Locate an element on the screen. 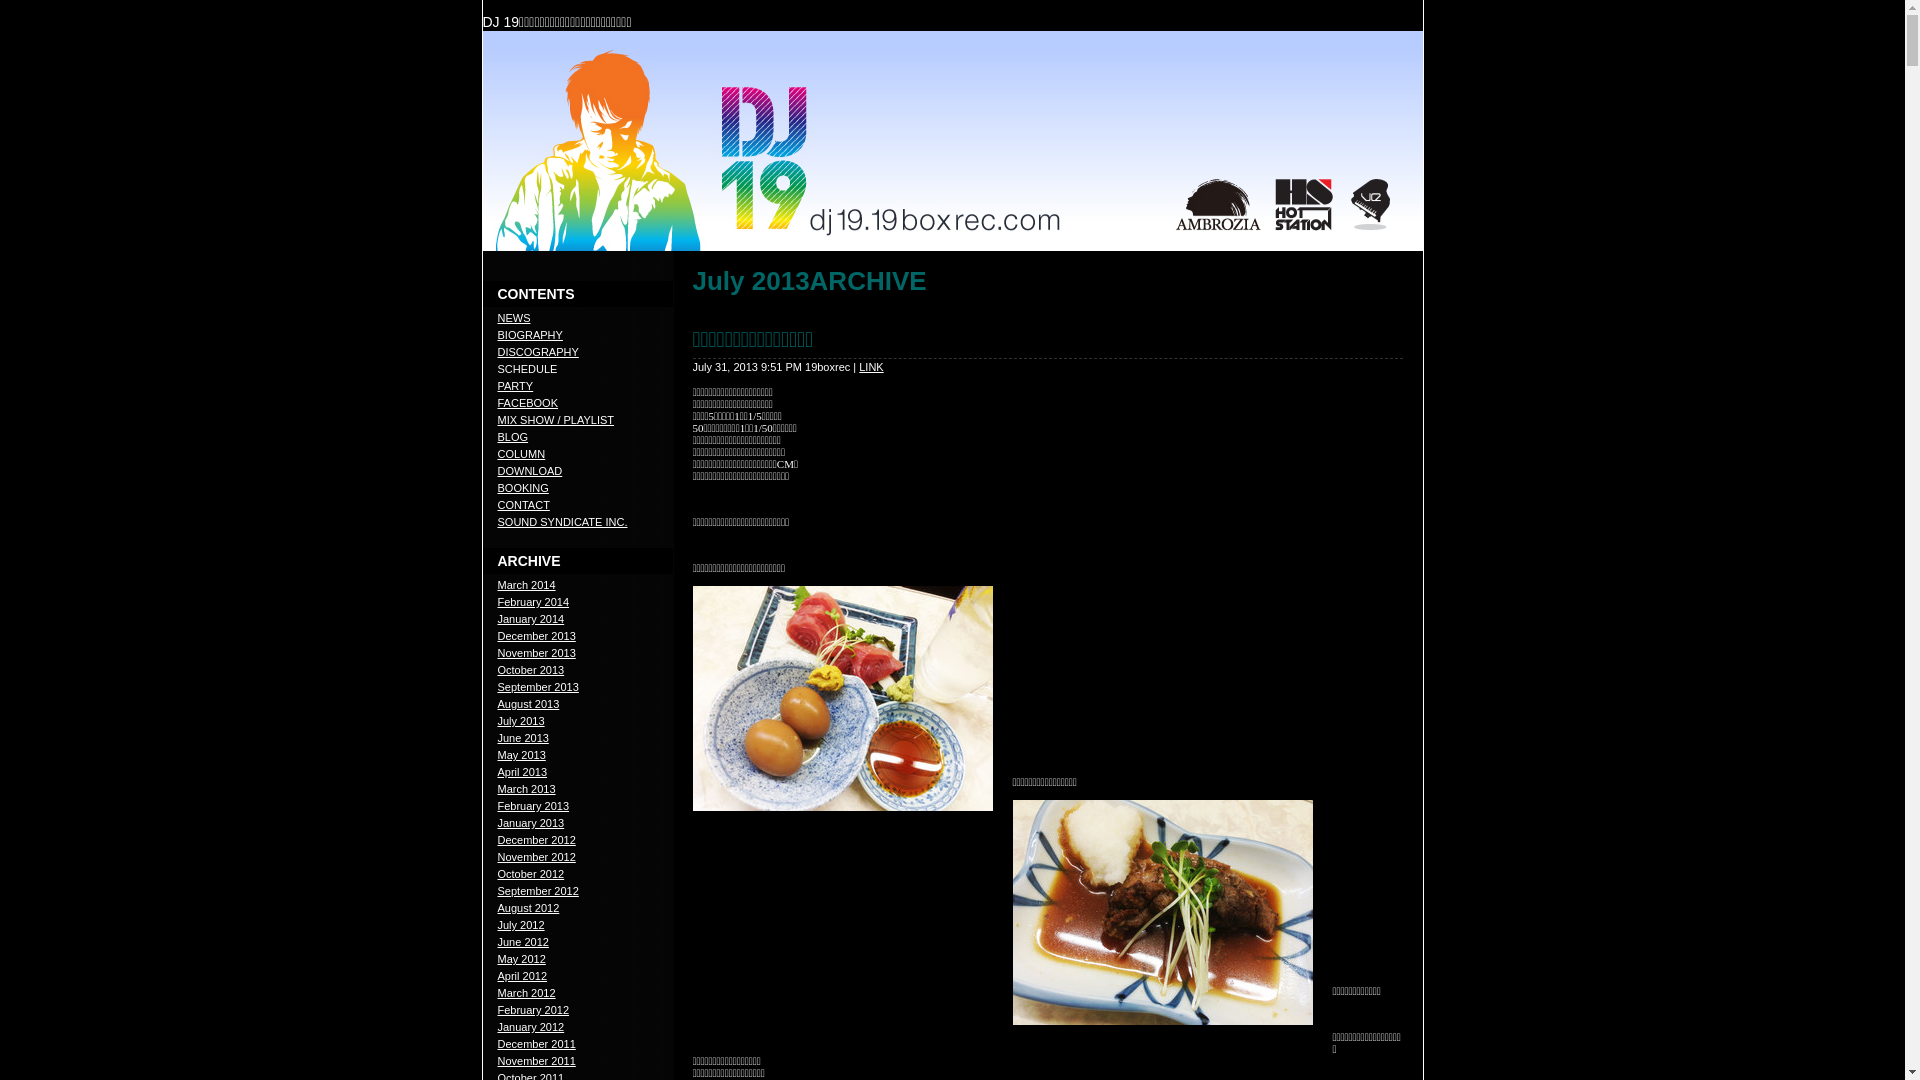 Image resolution: width=1920 pixels, height=1080 pixels. 'August 2013' is located at coordinates (528, 703).